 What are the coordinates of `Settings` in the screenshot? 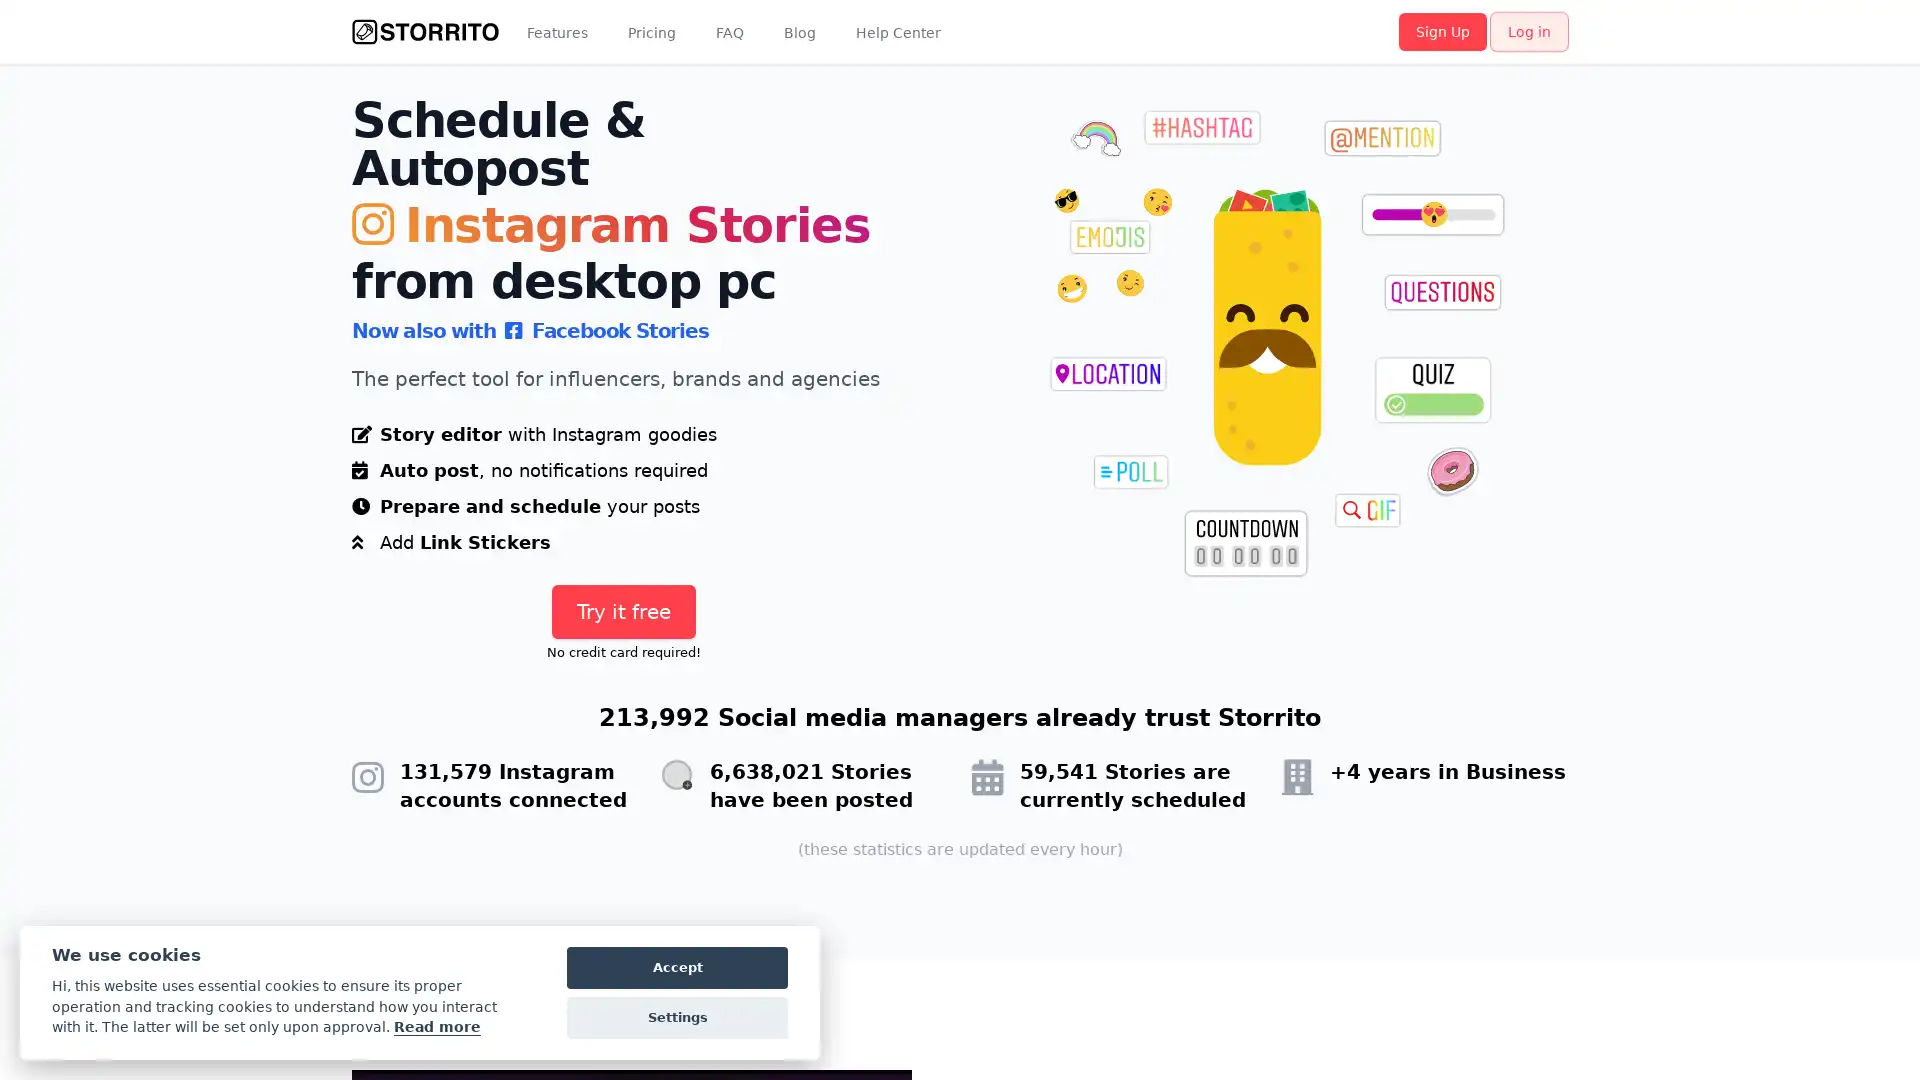 It's located at (677, 1018).